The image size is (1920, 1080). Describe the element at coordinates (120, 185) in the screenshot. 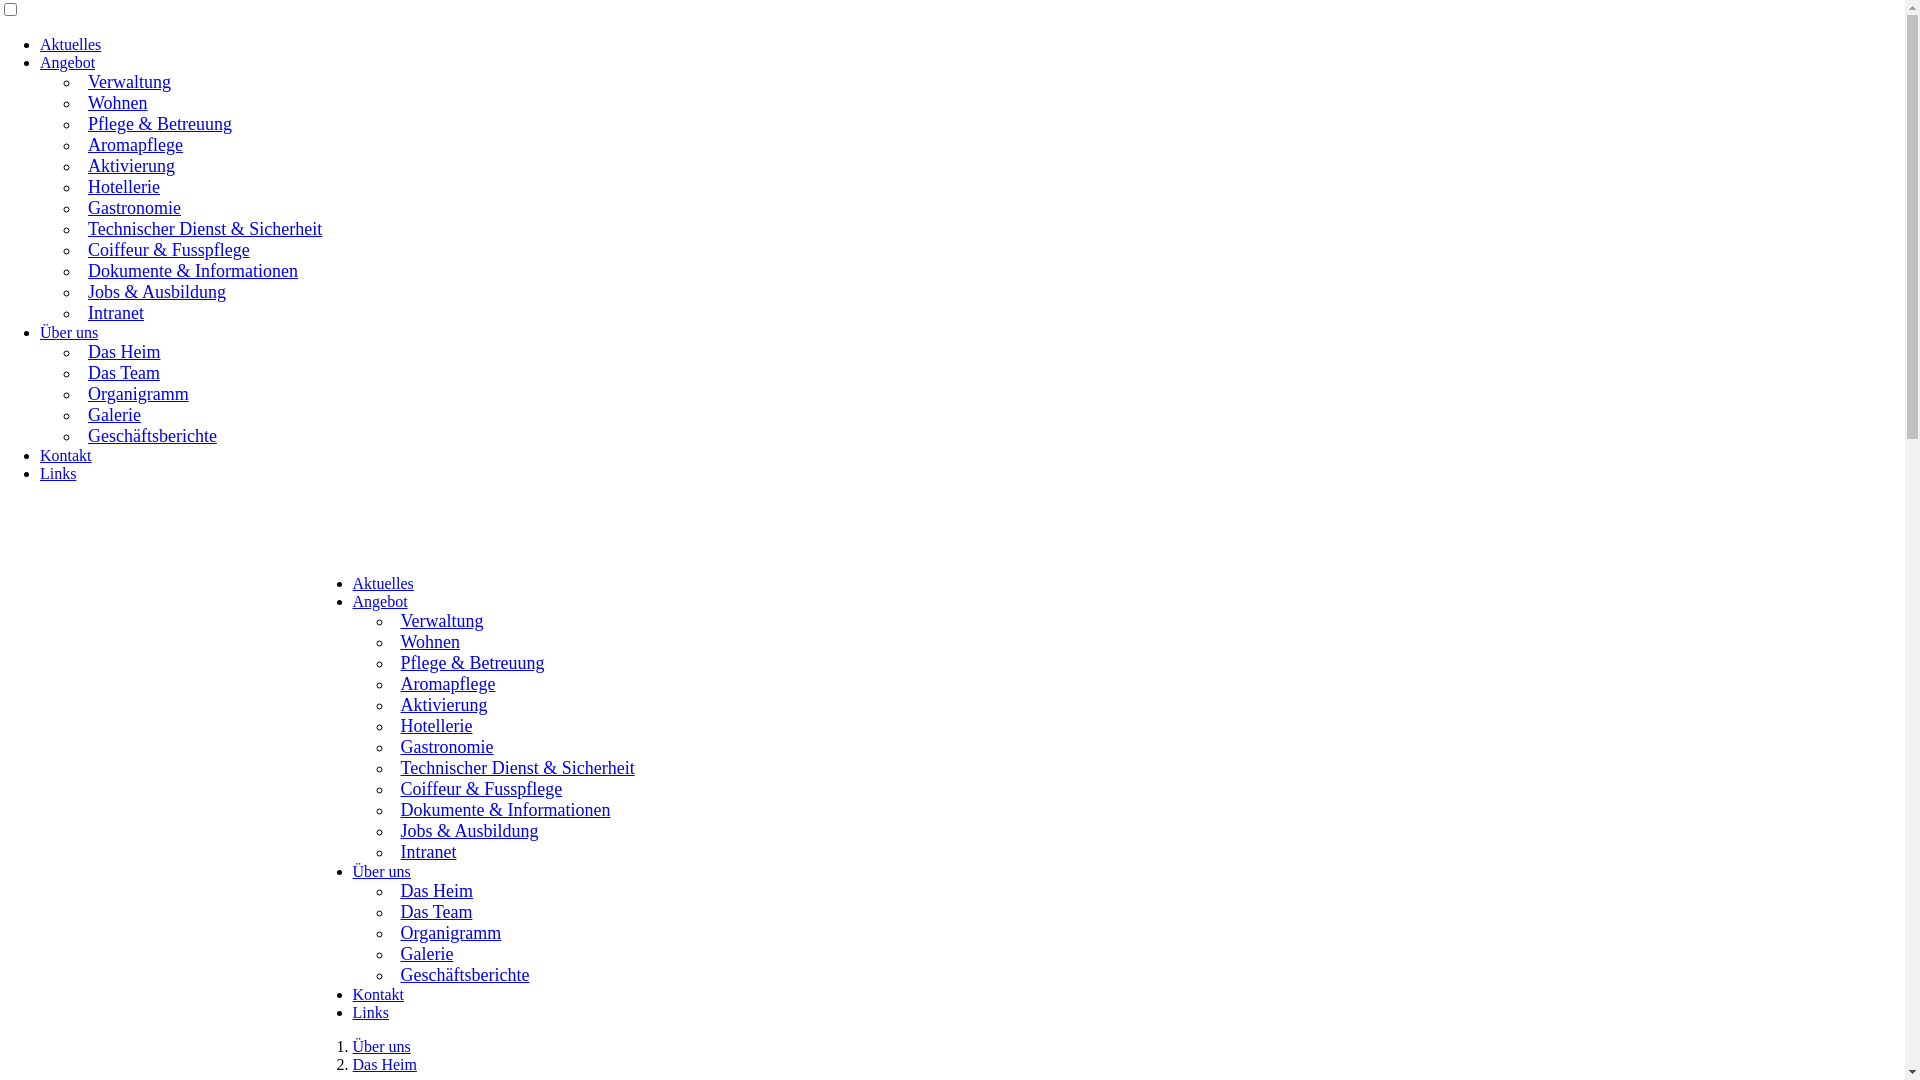

I see `'Hotellerie'` at that location.